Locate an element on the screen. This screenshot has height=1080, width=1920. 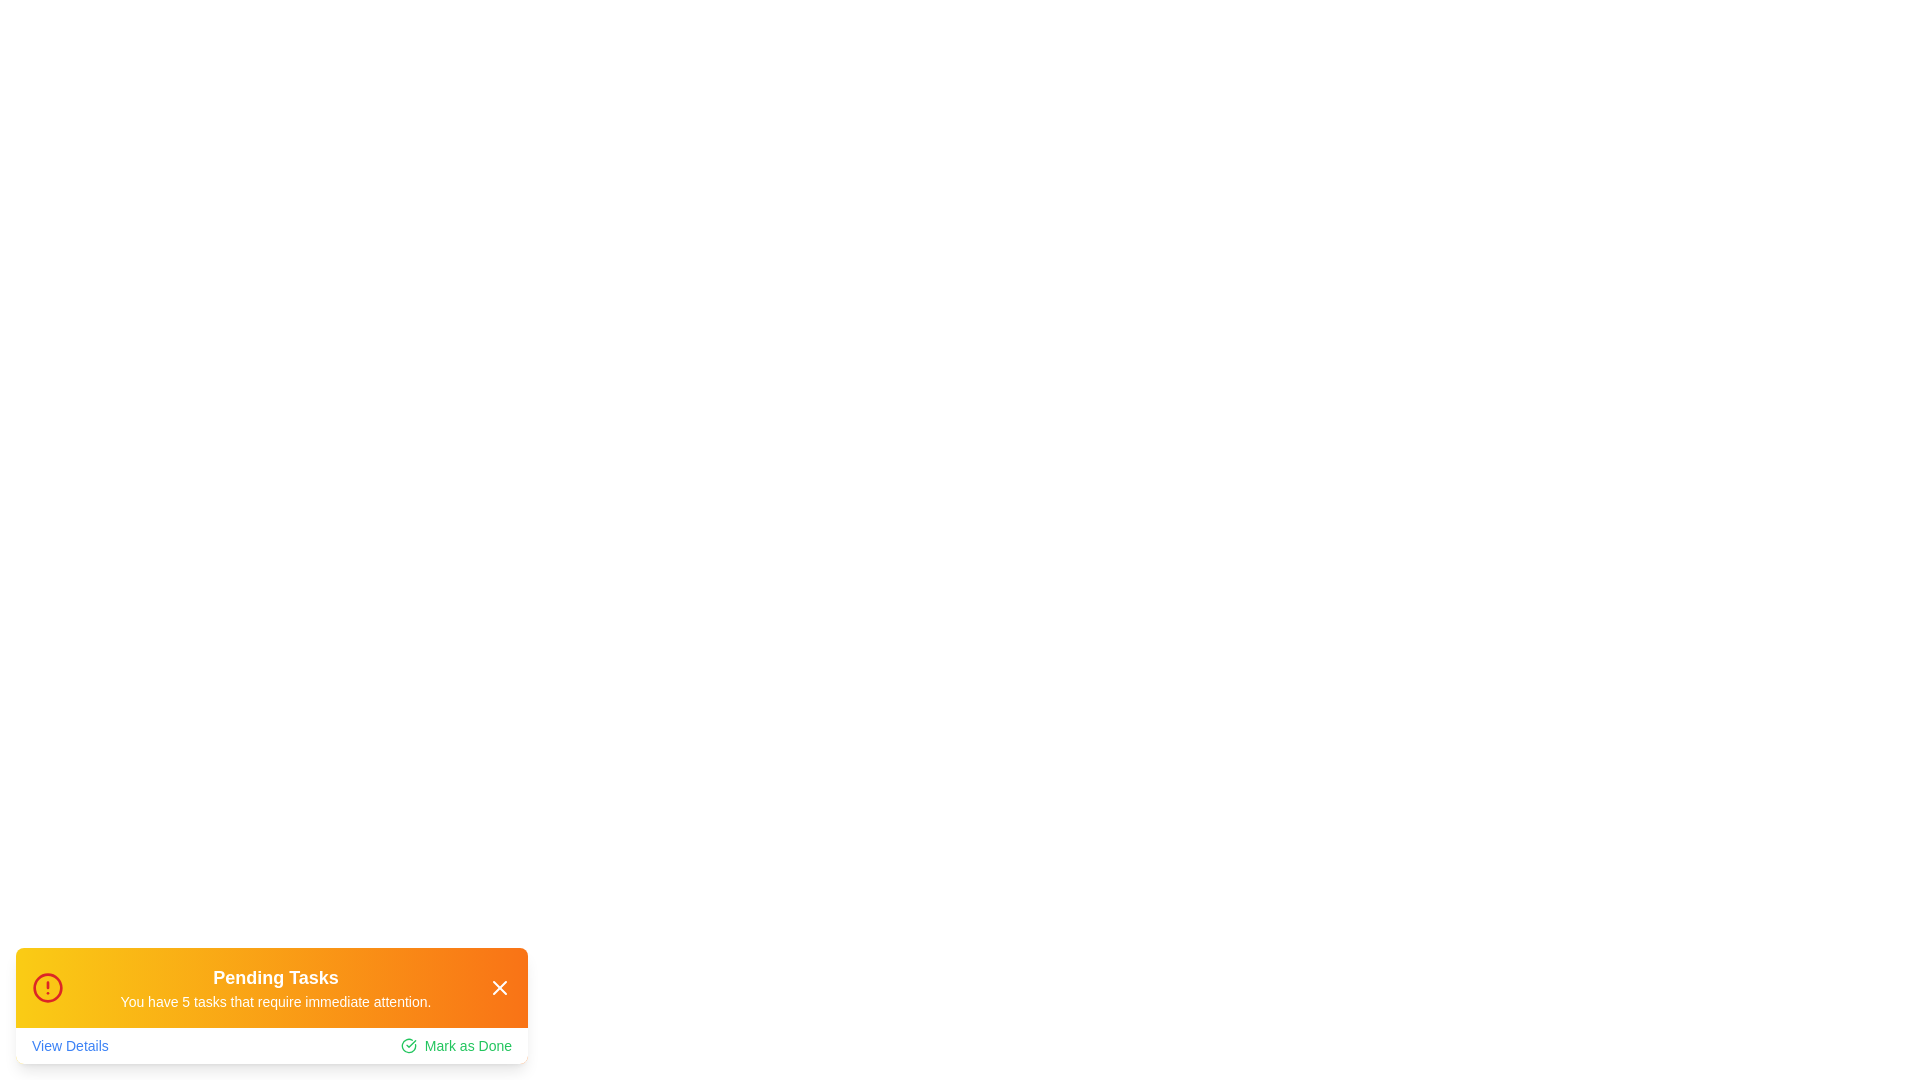
the 'X' button to close the alert is located at coordinates (499, 986).